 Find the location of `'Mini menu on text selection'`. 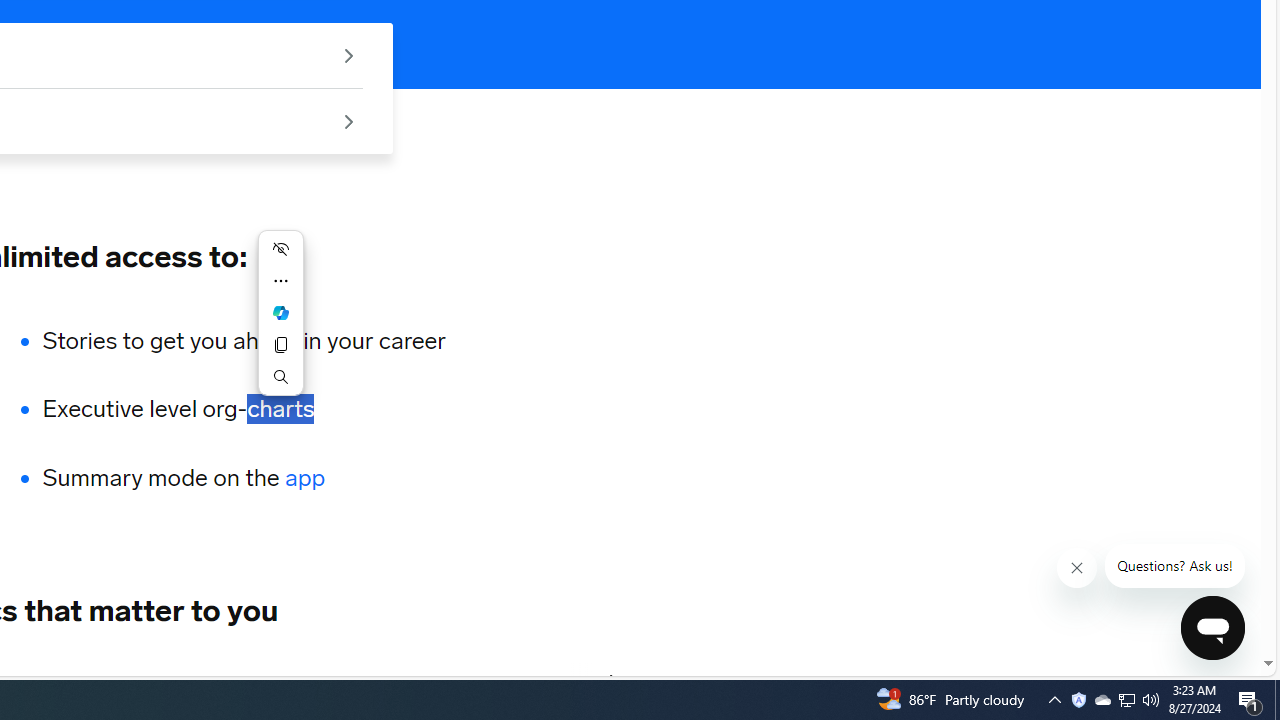

'Mini menu on text selection' is located at coordinates (279, 313).